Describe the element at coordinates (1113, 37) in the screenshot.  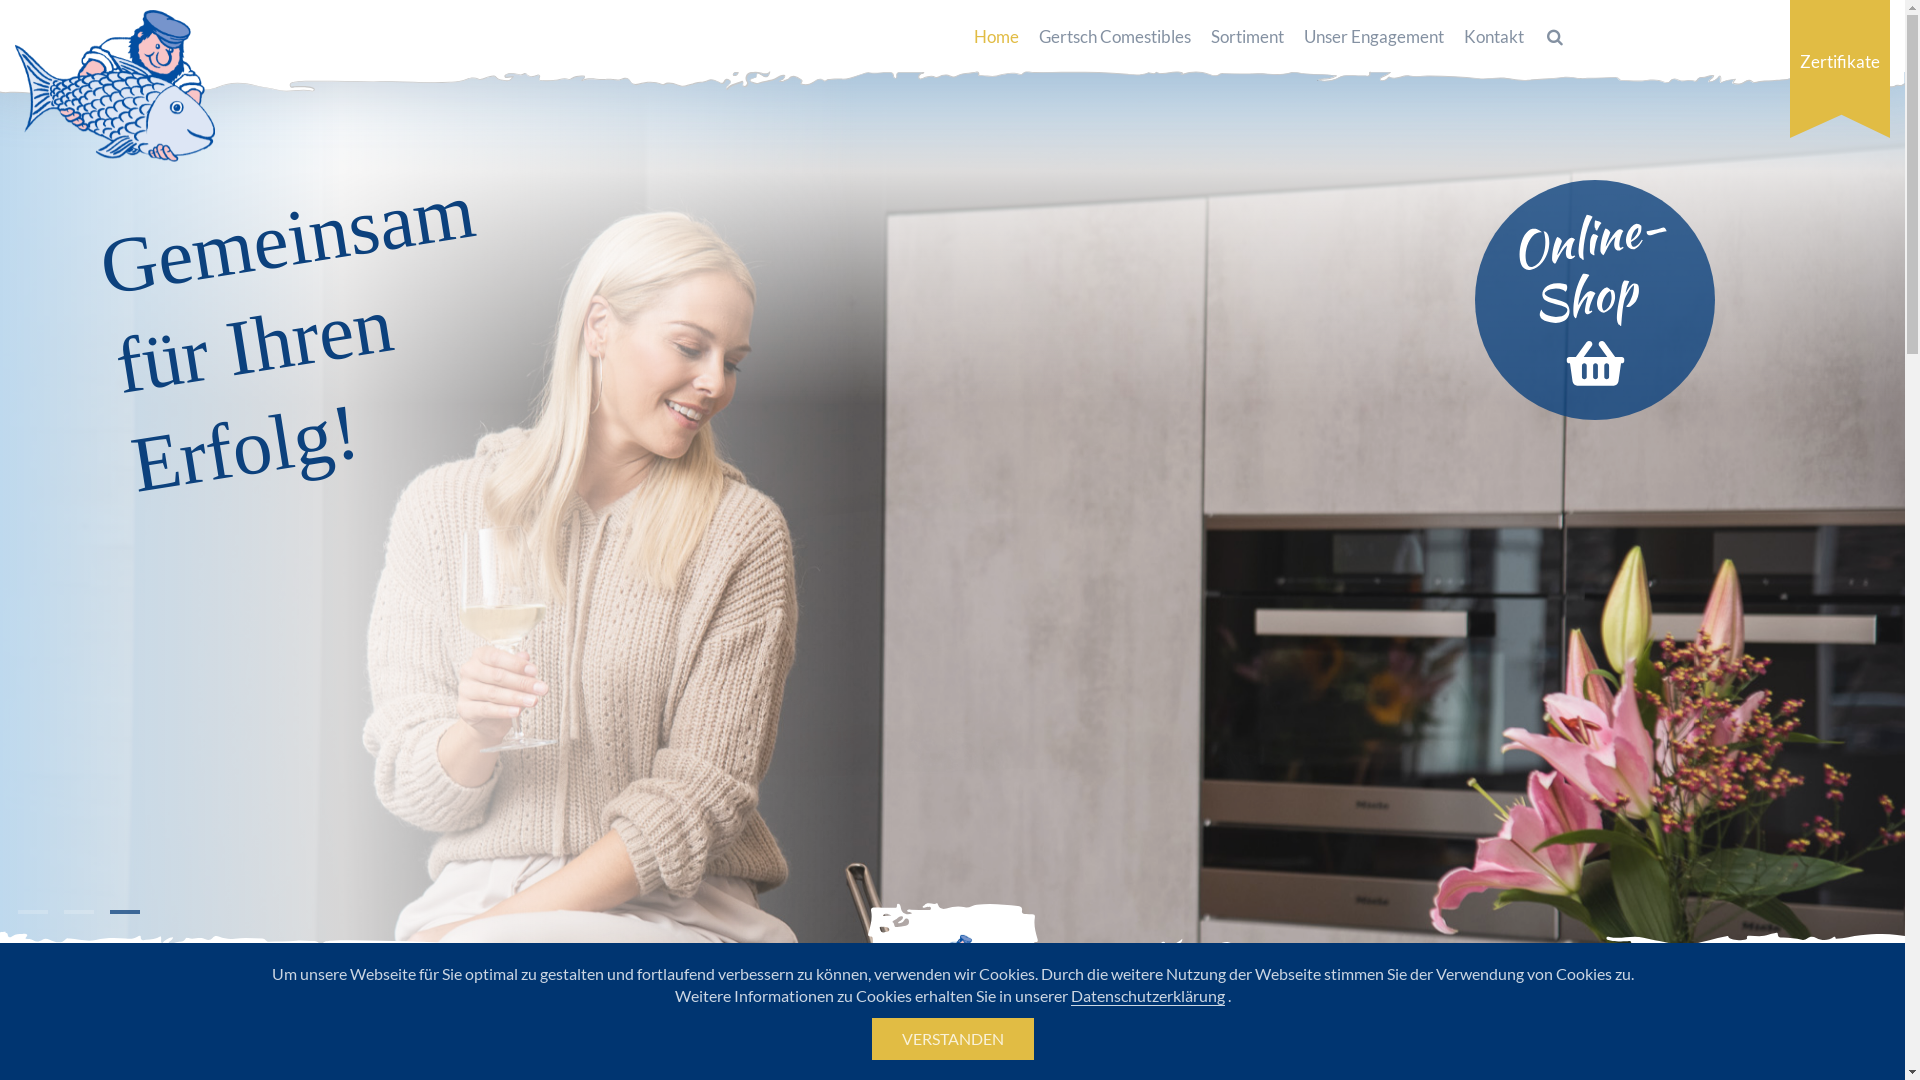
I see `'Gertsch Comestibles'` at that location.